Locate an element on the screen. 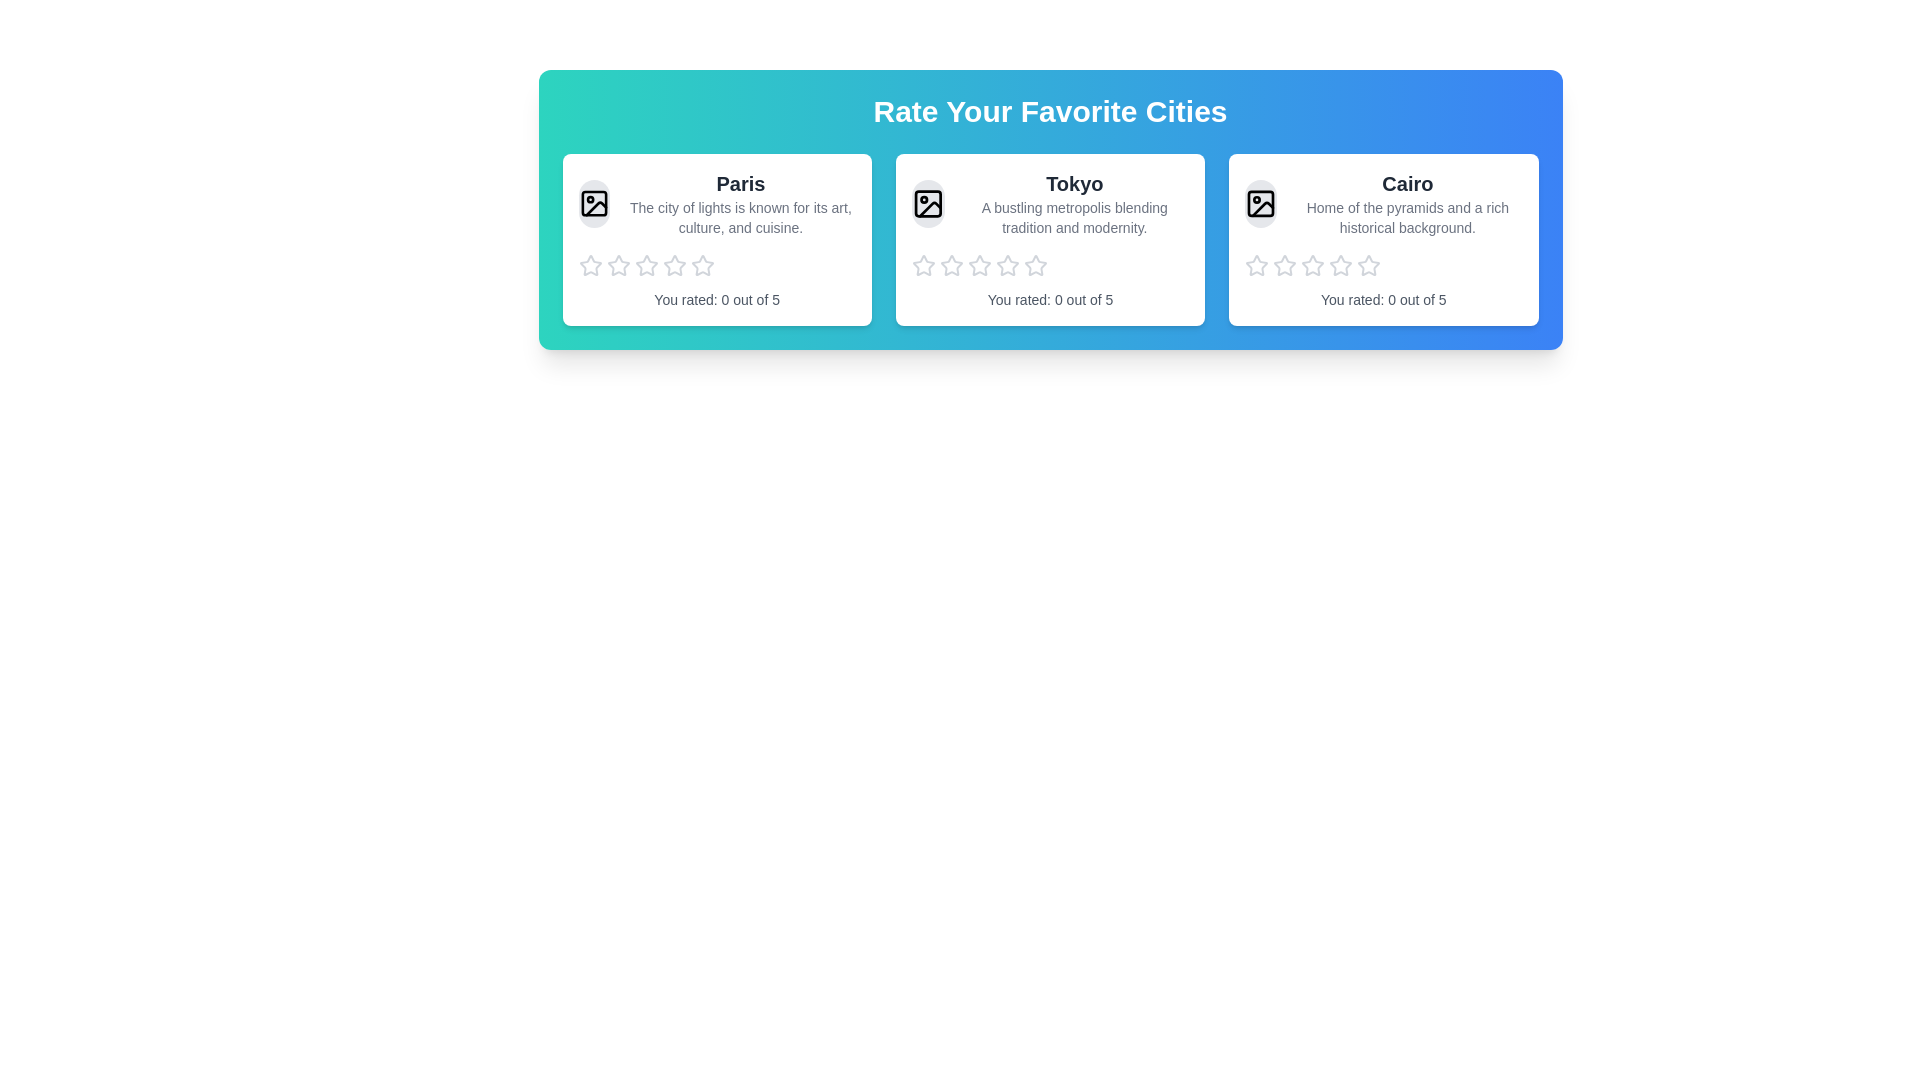 The width and height of the screenshot is (1920, 1080). the first star in the horizontal set of five stars is located at coordinates (979, 264).